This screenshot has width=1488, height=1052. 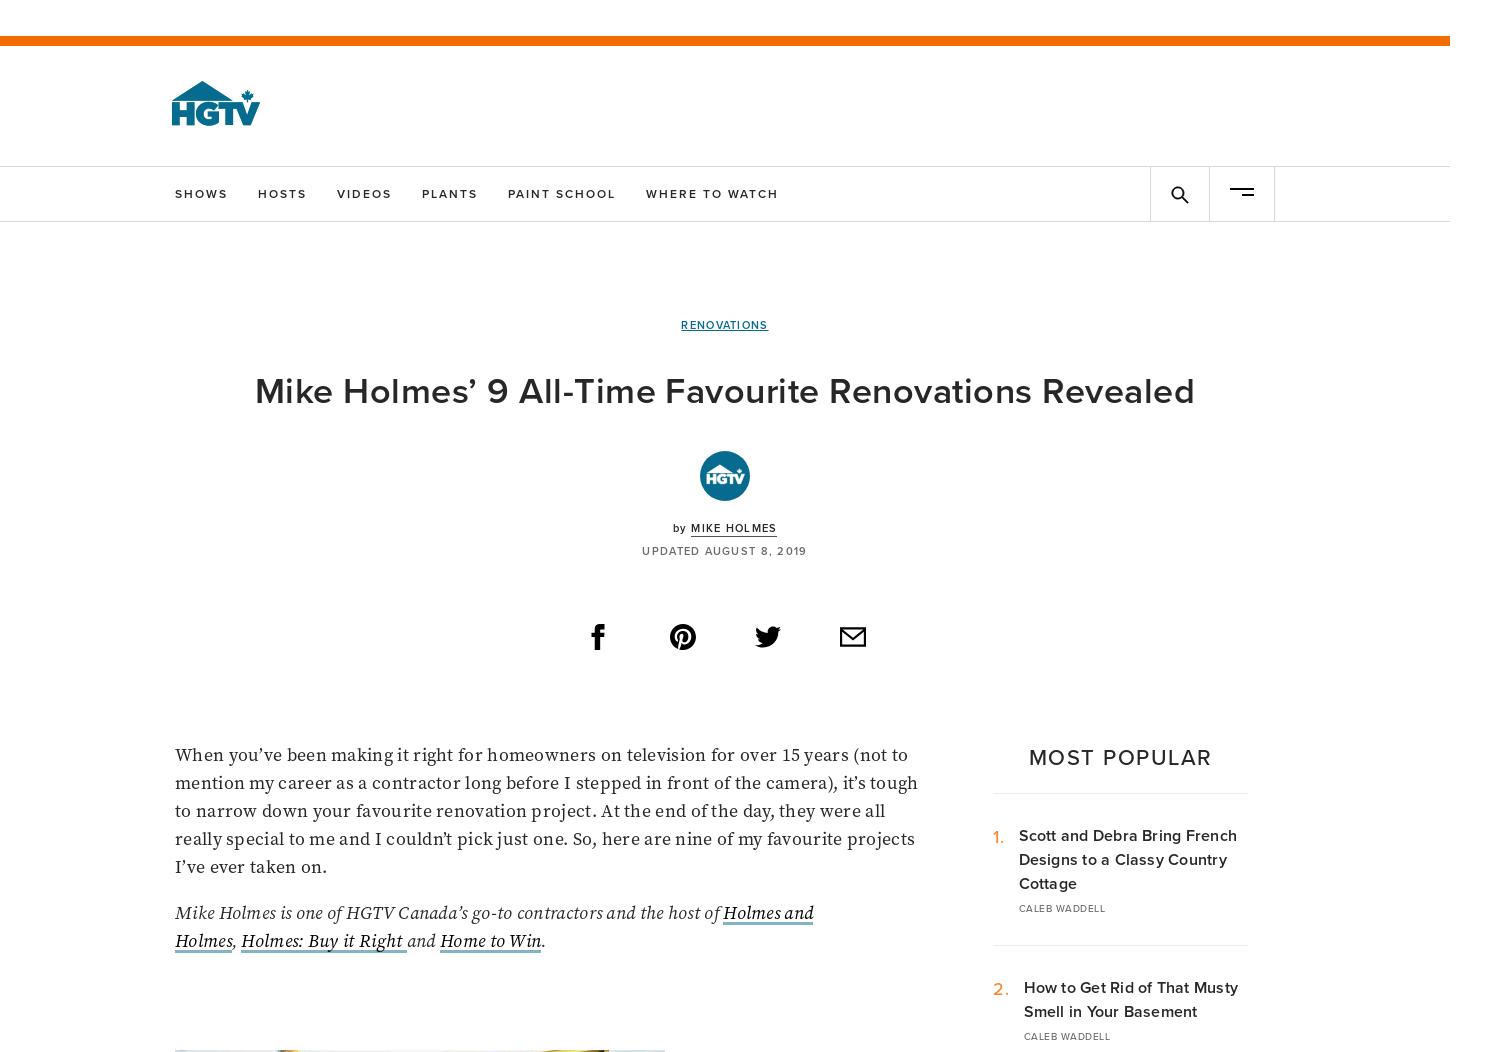 What do you see at coordinates (606, 827) in the screenshot?
I see `'Melissa Girimonte'` at bounding box center [606, 827].